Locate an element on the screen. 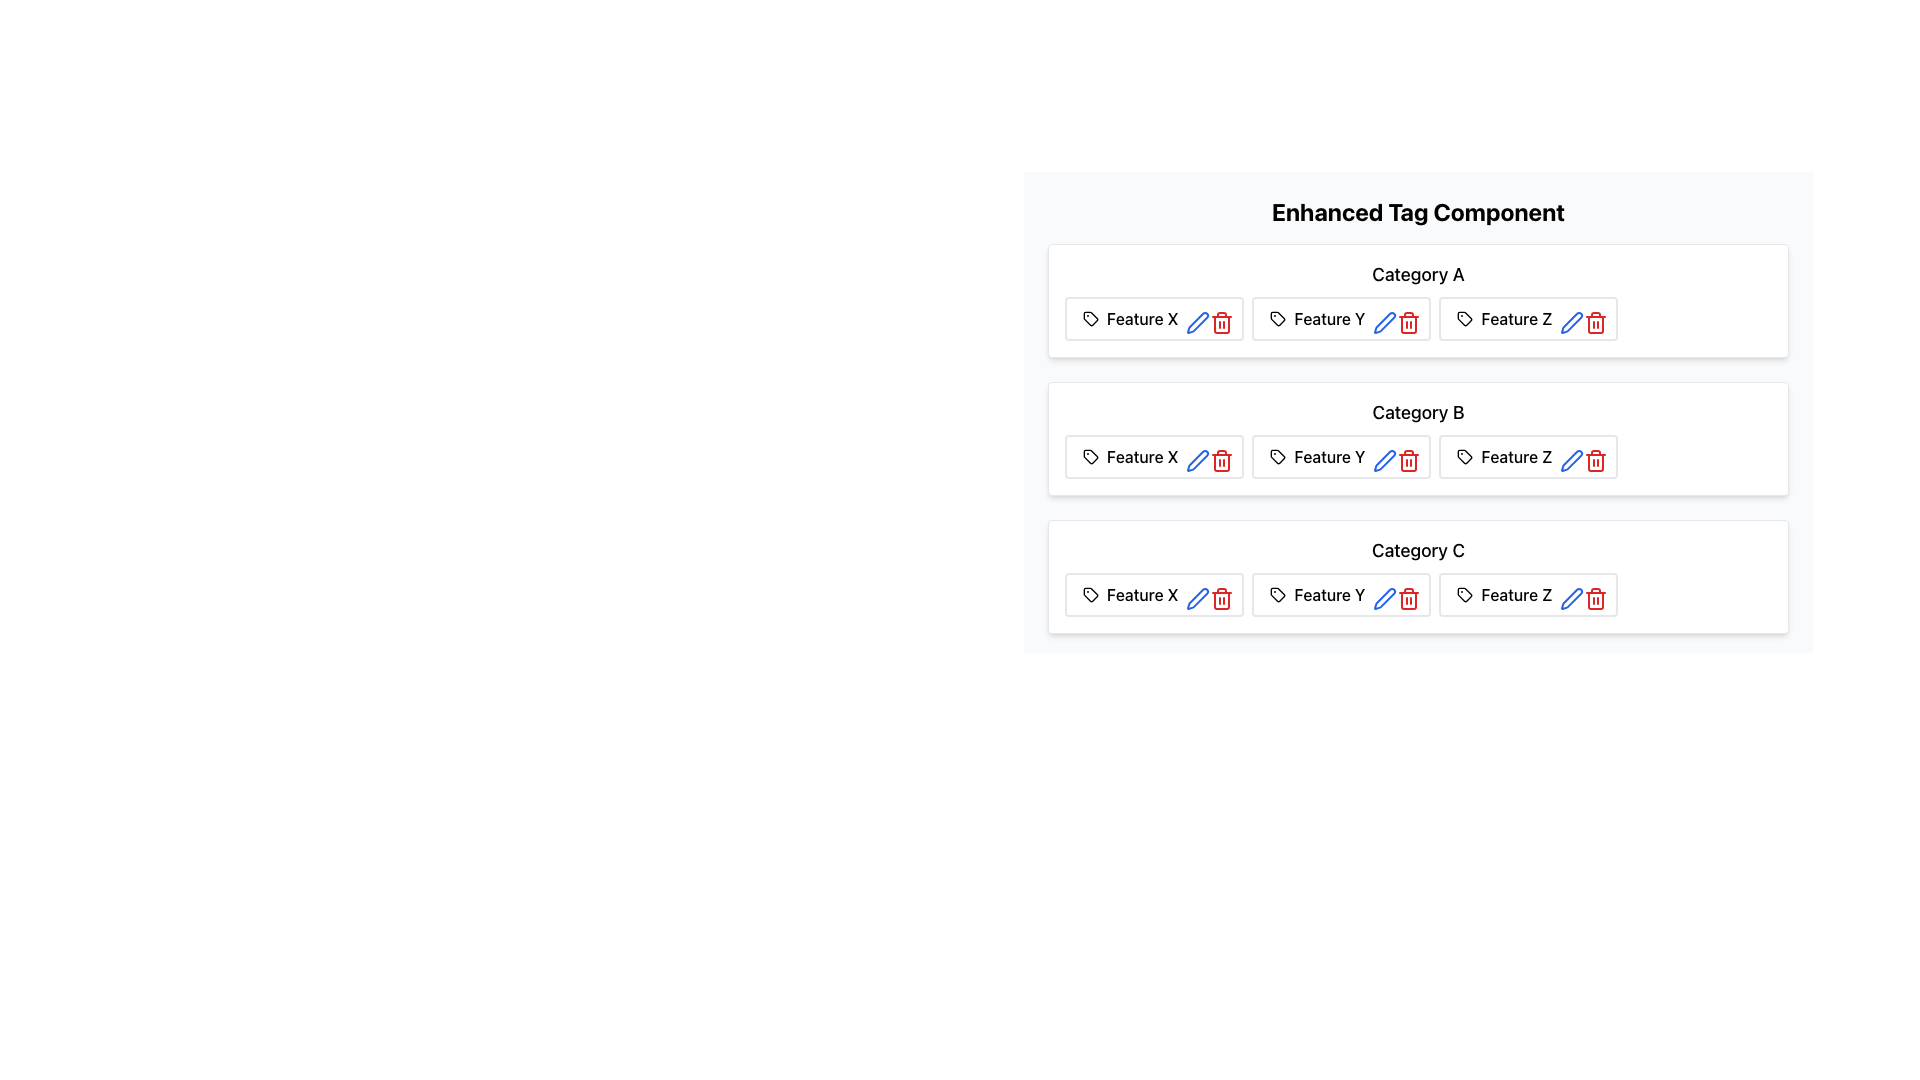 The image size is (1920, 1080). the edit icon for 'Feature Y' located in the second position under 'Category A' is located at coordinates (1384, 322).